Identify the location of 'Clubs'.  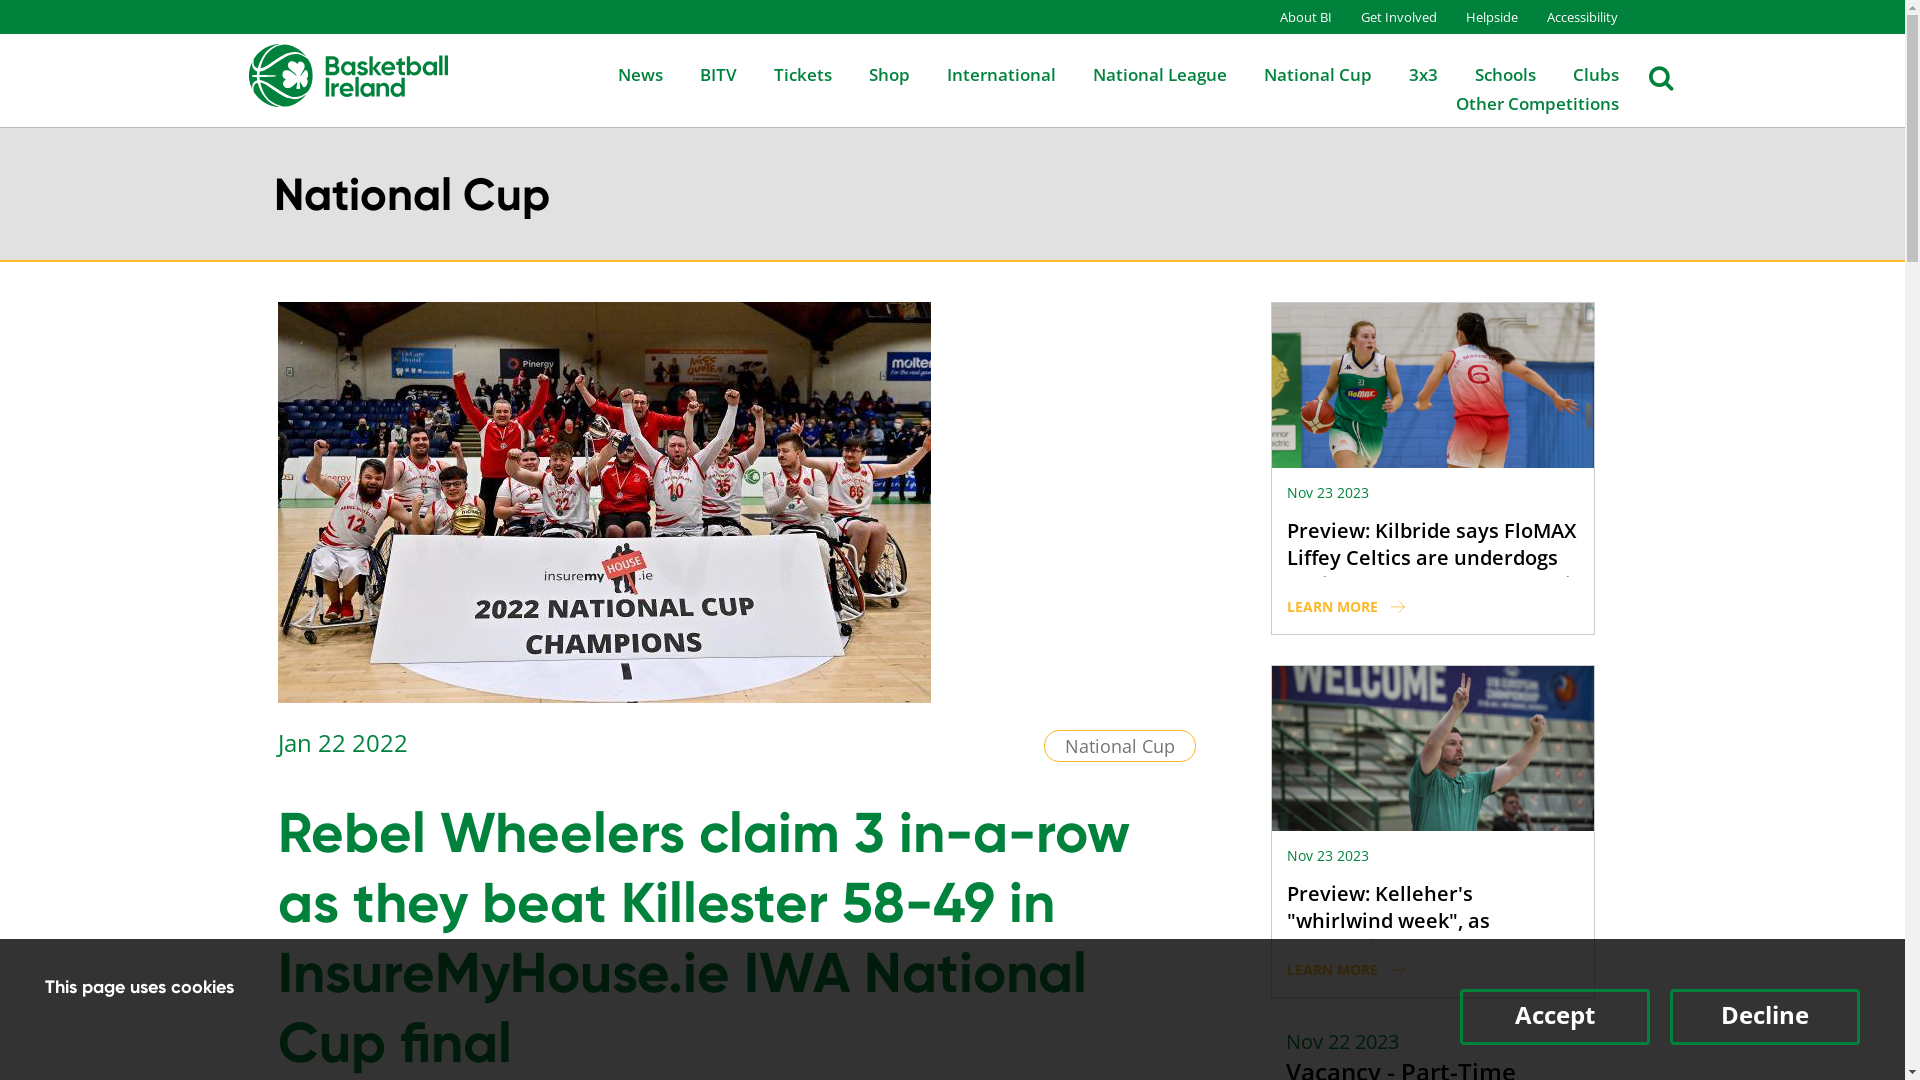
(1536, 73).